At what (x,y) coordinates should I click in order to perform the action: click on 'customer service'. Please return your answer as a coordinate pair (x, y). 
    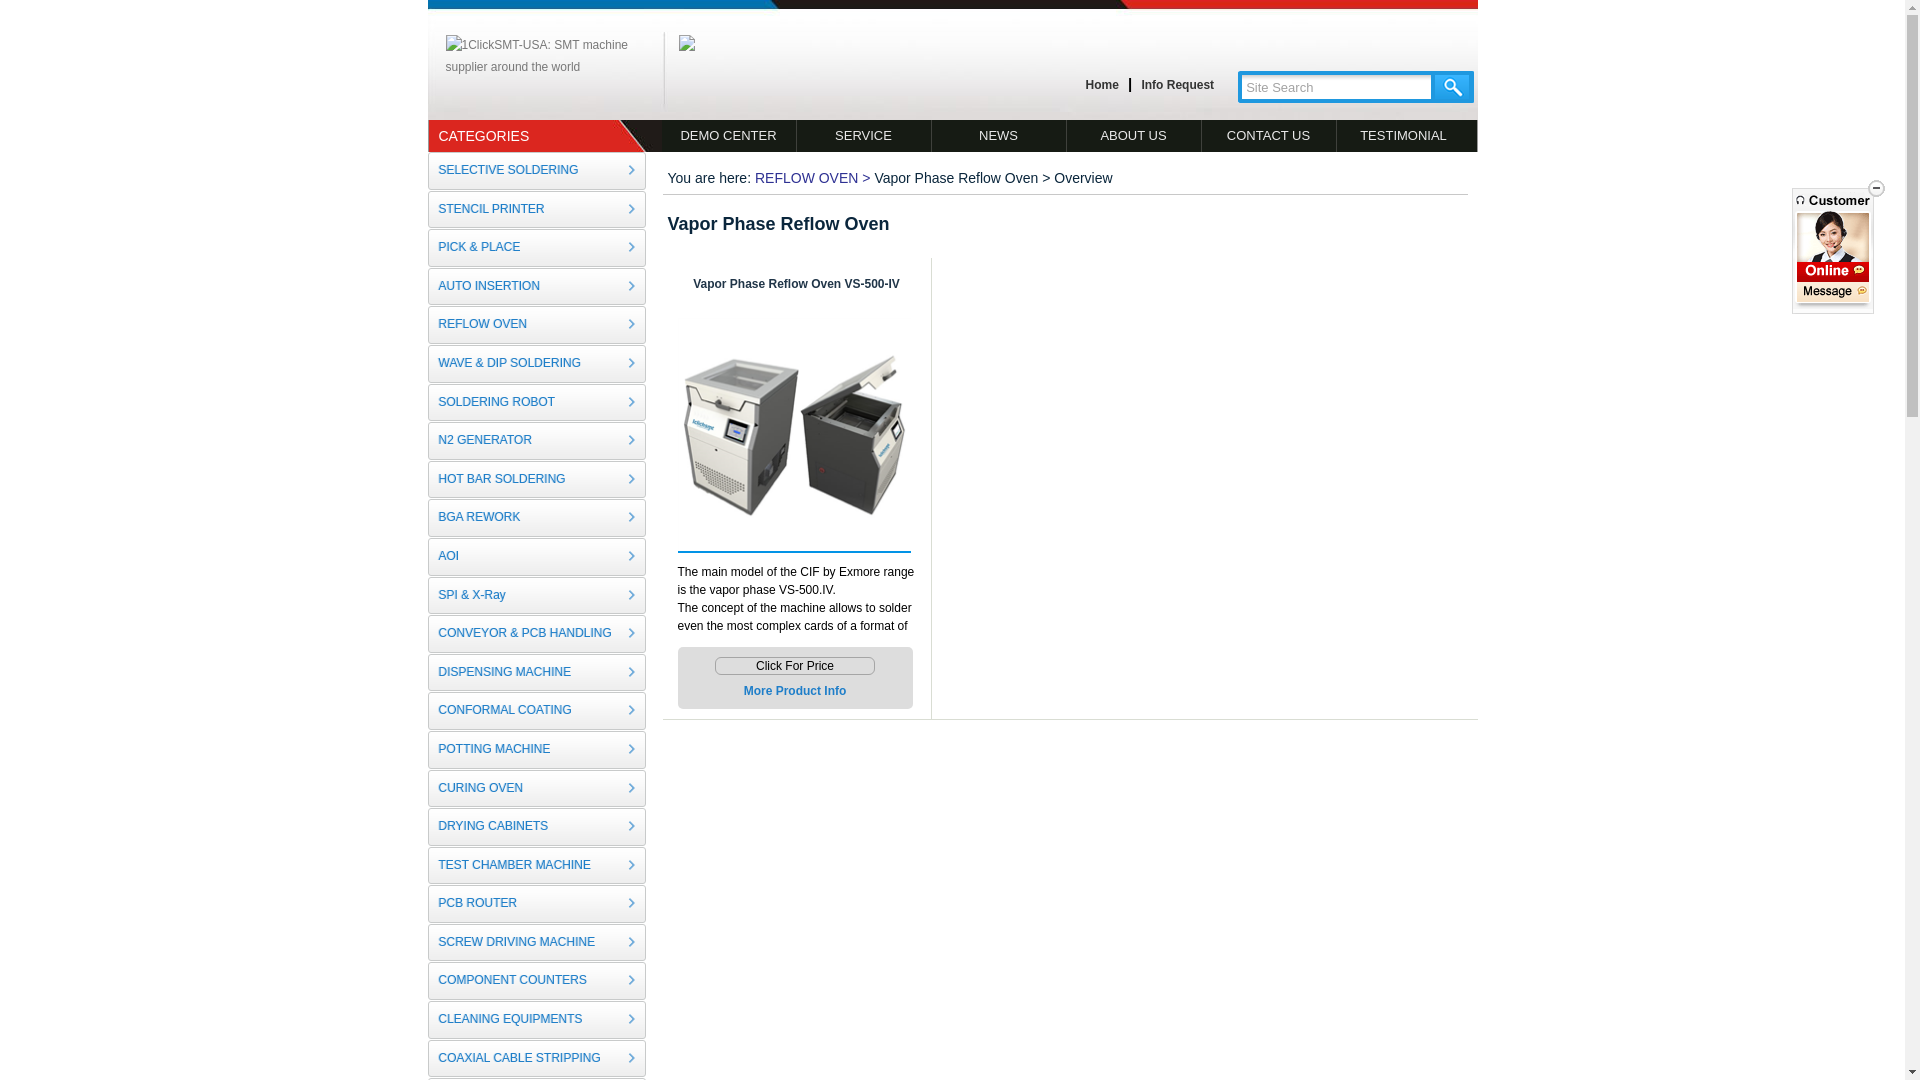
    Looking at the image, I should click on (1833, 292).